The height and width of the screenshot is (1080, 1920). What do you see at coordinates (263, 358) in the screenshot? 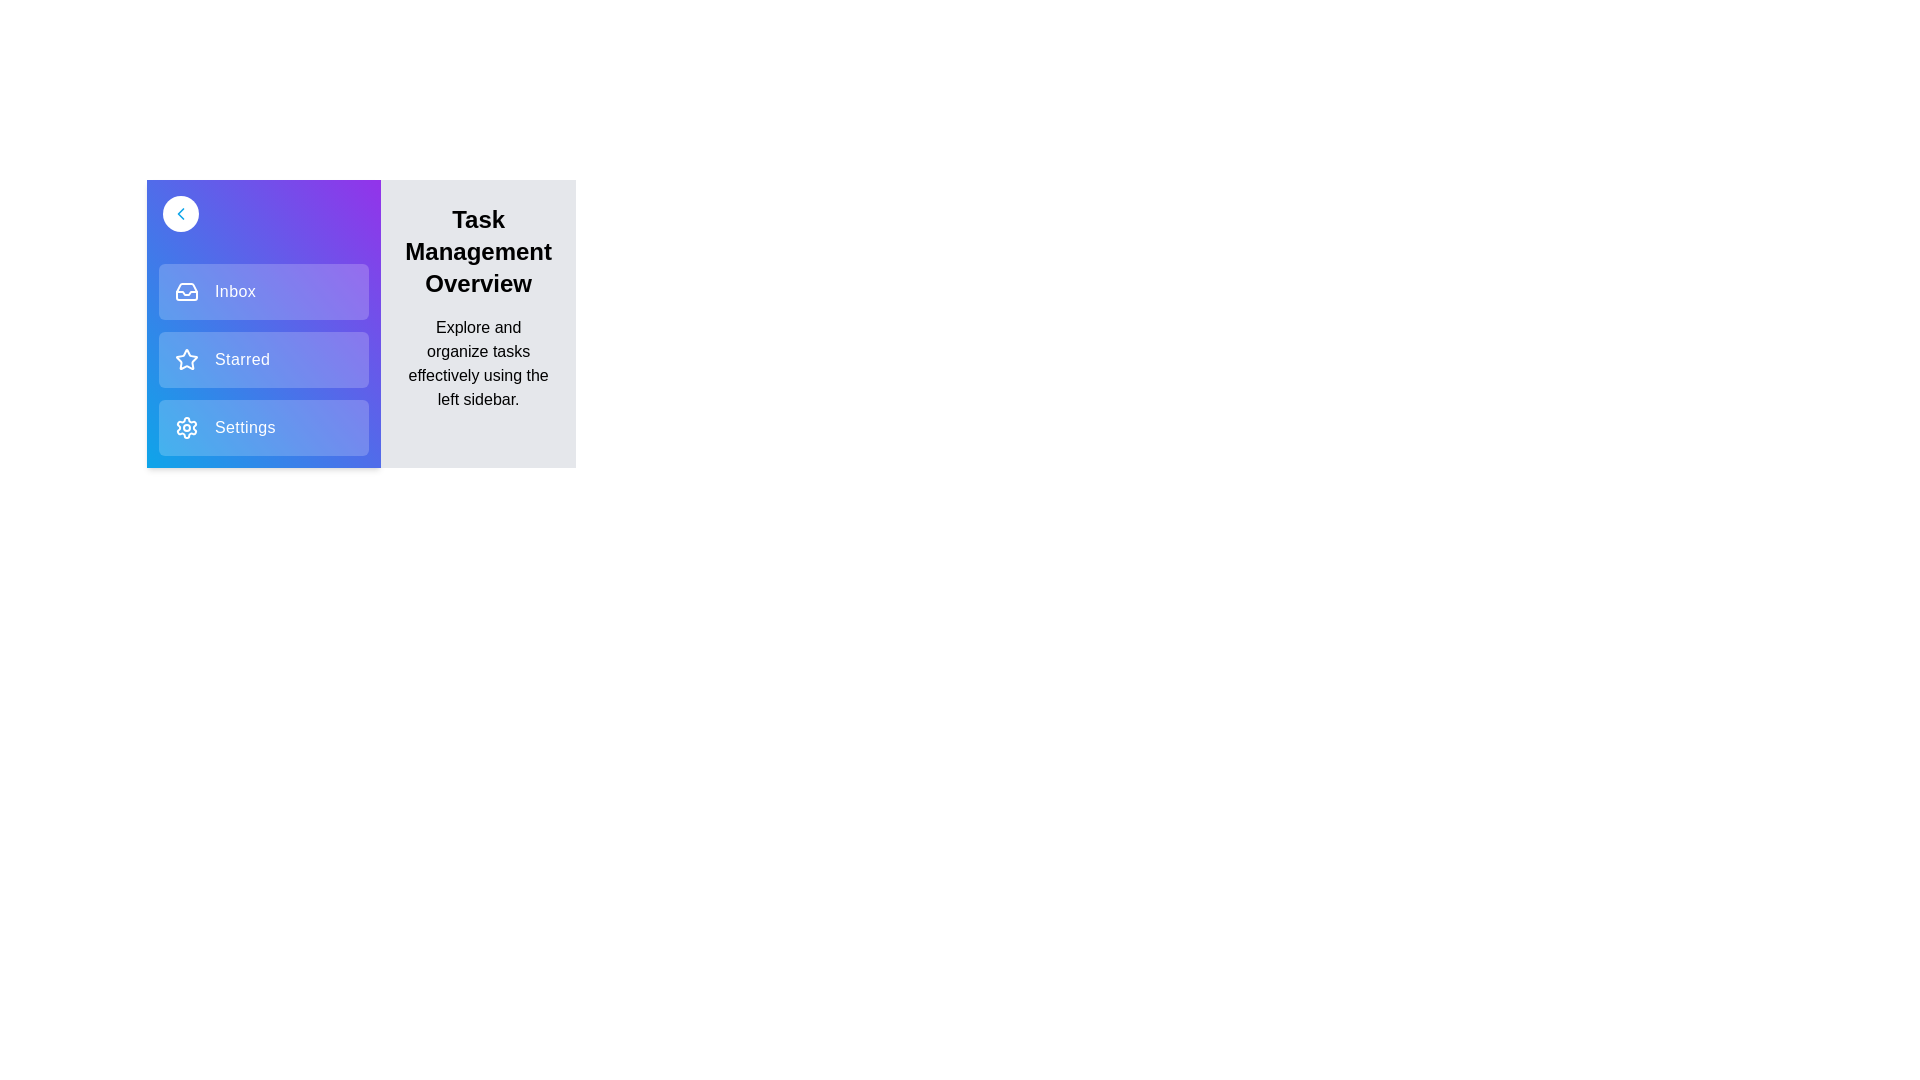
I see `the 'Starred' item in the sidebar menu` at bounding box center [263, 358].